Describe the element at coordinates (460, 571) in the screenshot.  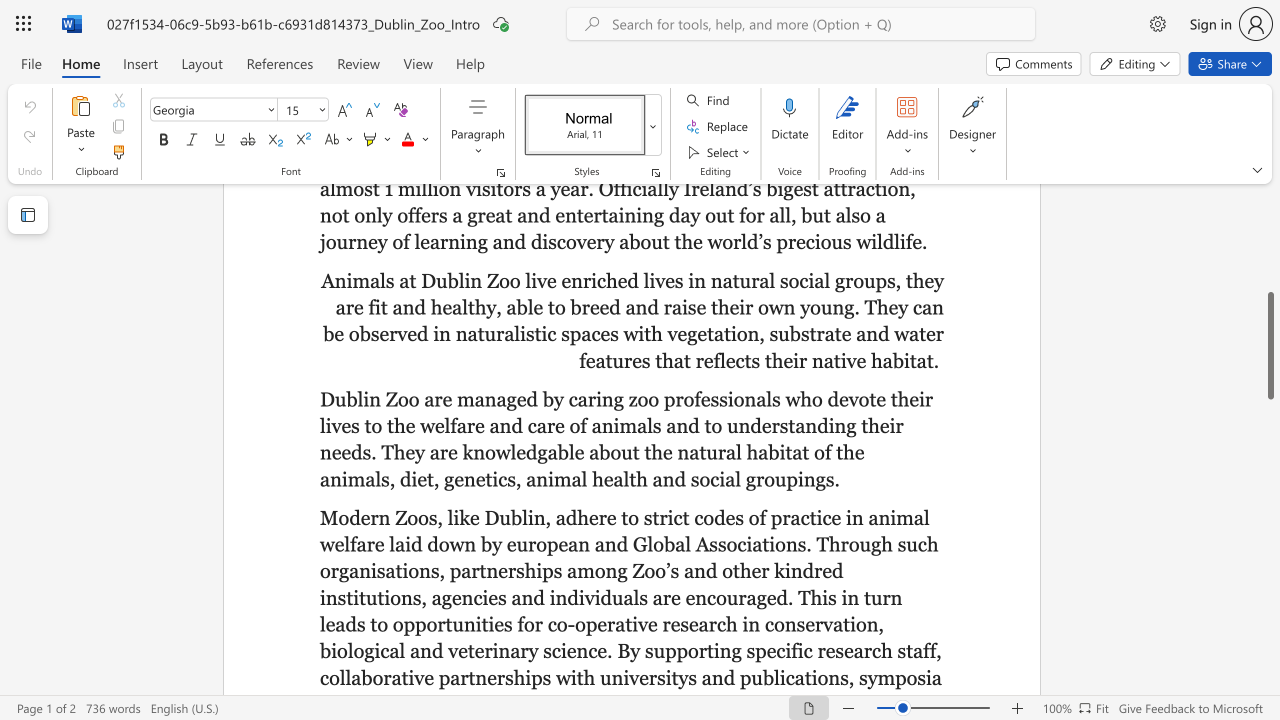
I see `the subset text "artnerships among Zoo’s and other kindred institutions, agencies and individuals are encouraged. This in turn leads to opportunities for co-operative research in conservation, biological and veterinary science. By supporting specifi" within the text "Modern Zoos, like Dublin, adhere to strict codes of practice in animal welfare laid down by european and Global Associations. Through such organisations, partnerships among Zoo’s and other kindred institutions, agencies and individuals are encouraged. This in turn leads to opportunities for co-operative research in conservation, biological and veterinary science. By supporting specific research staff, collaborative partnerships with universitys and publications, symposia"` at that location.